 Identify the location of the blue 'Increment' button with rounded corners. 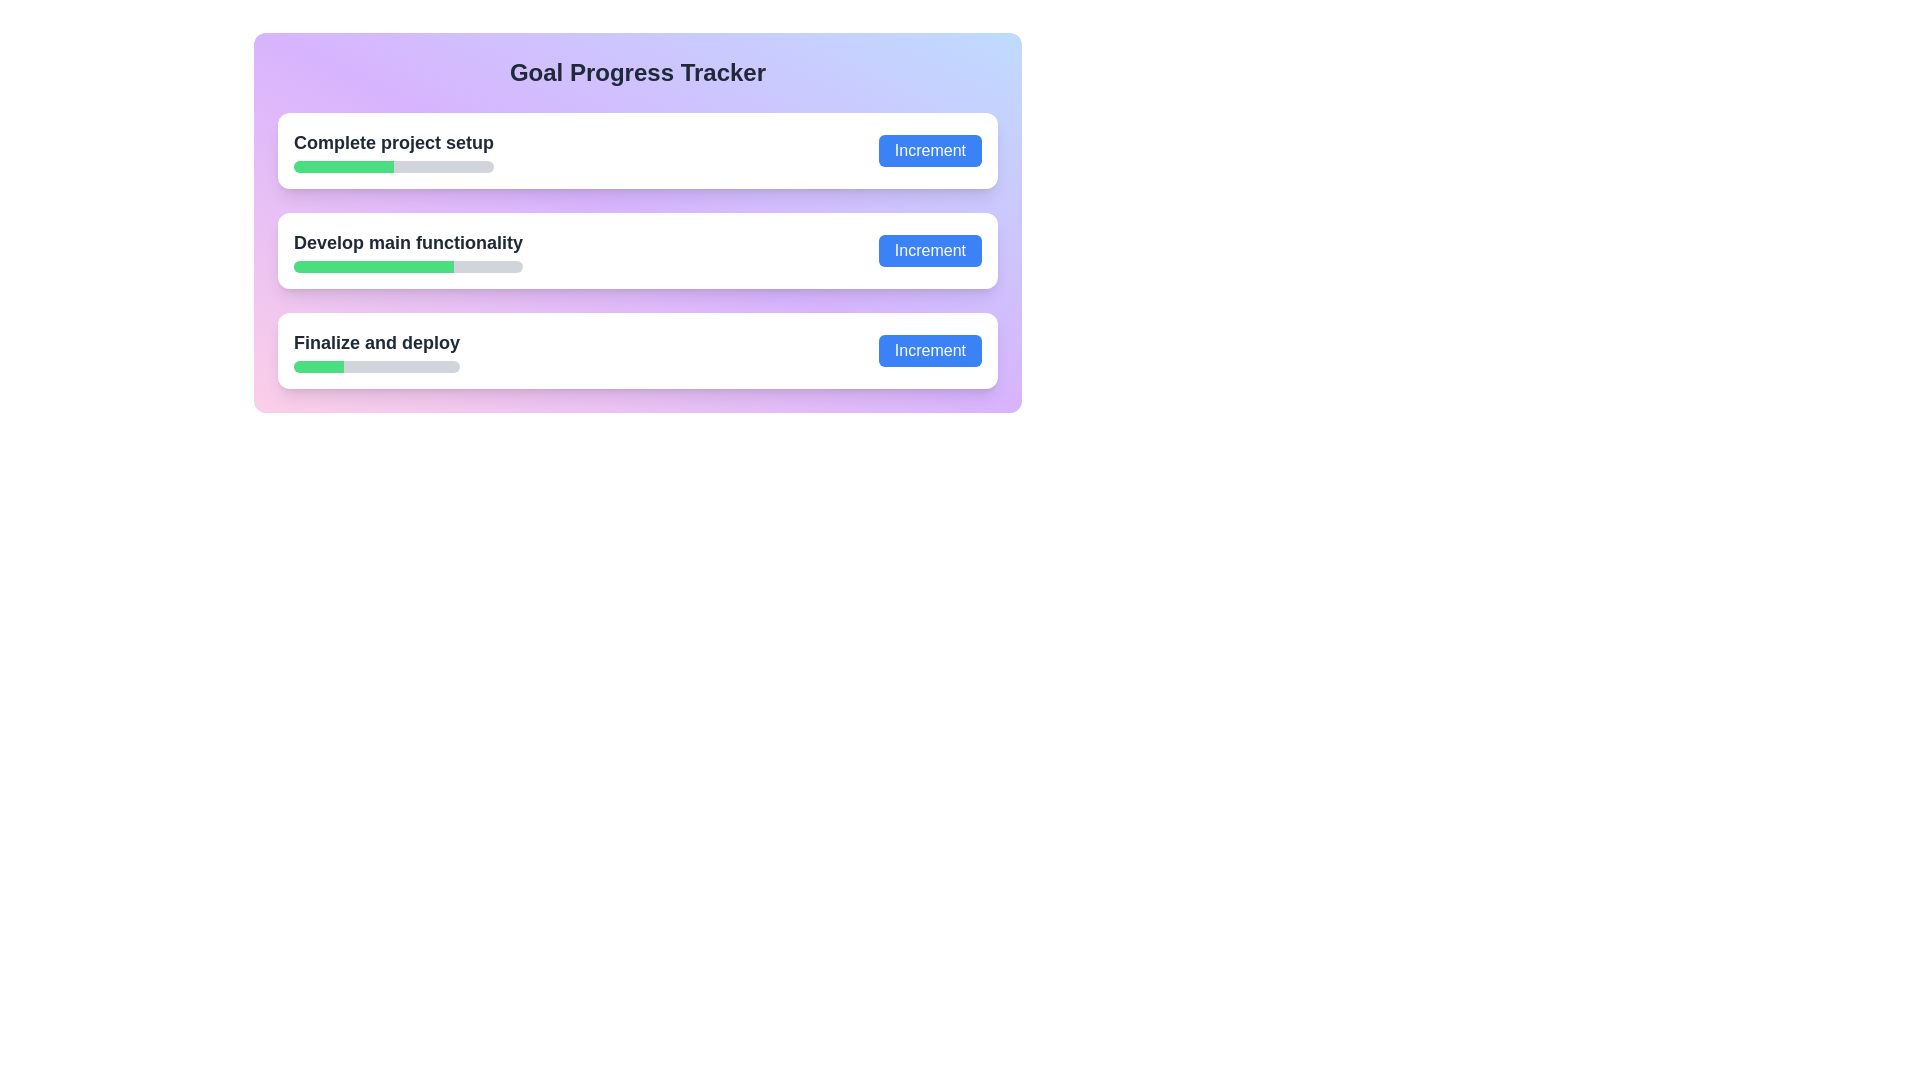
(929, 350).